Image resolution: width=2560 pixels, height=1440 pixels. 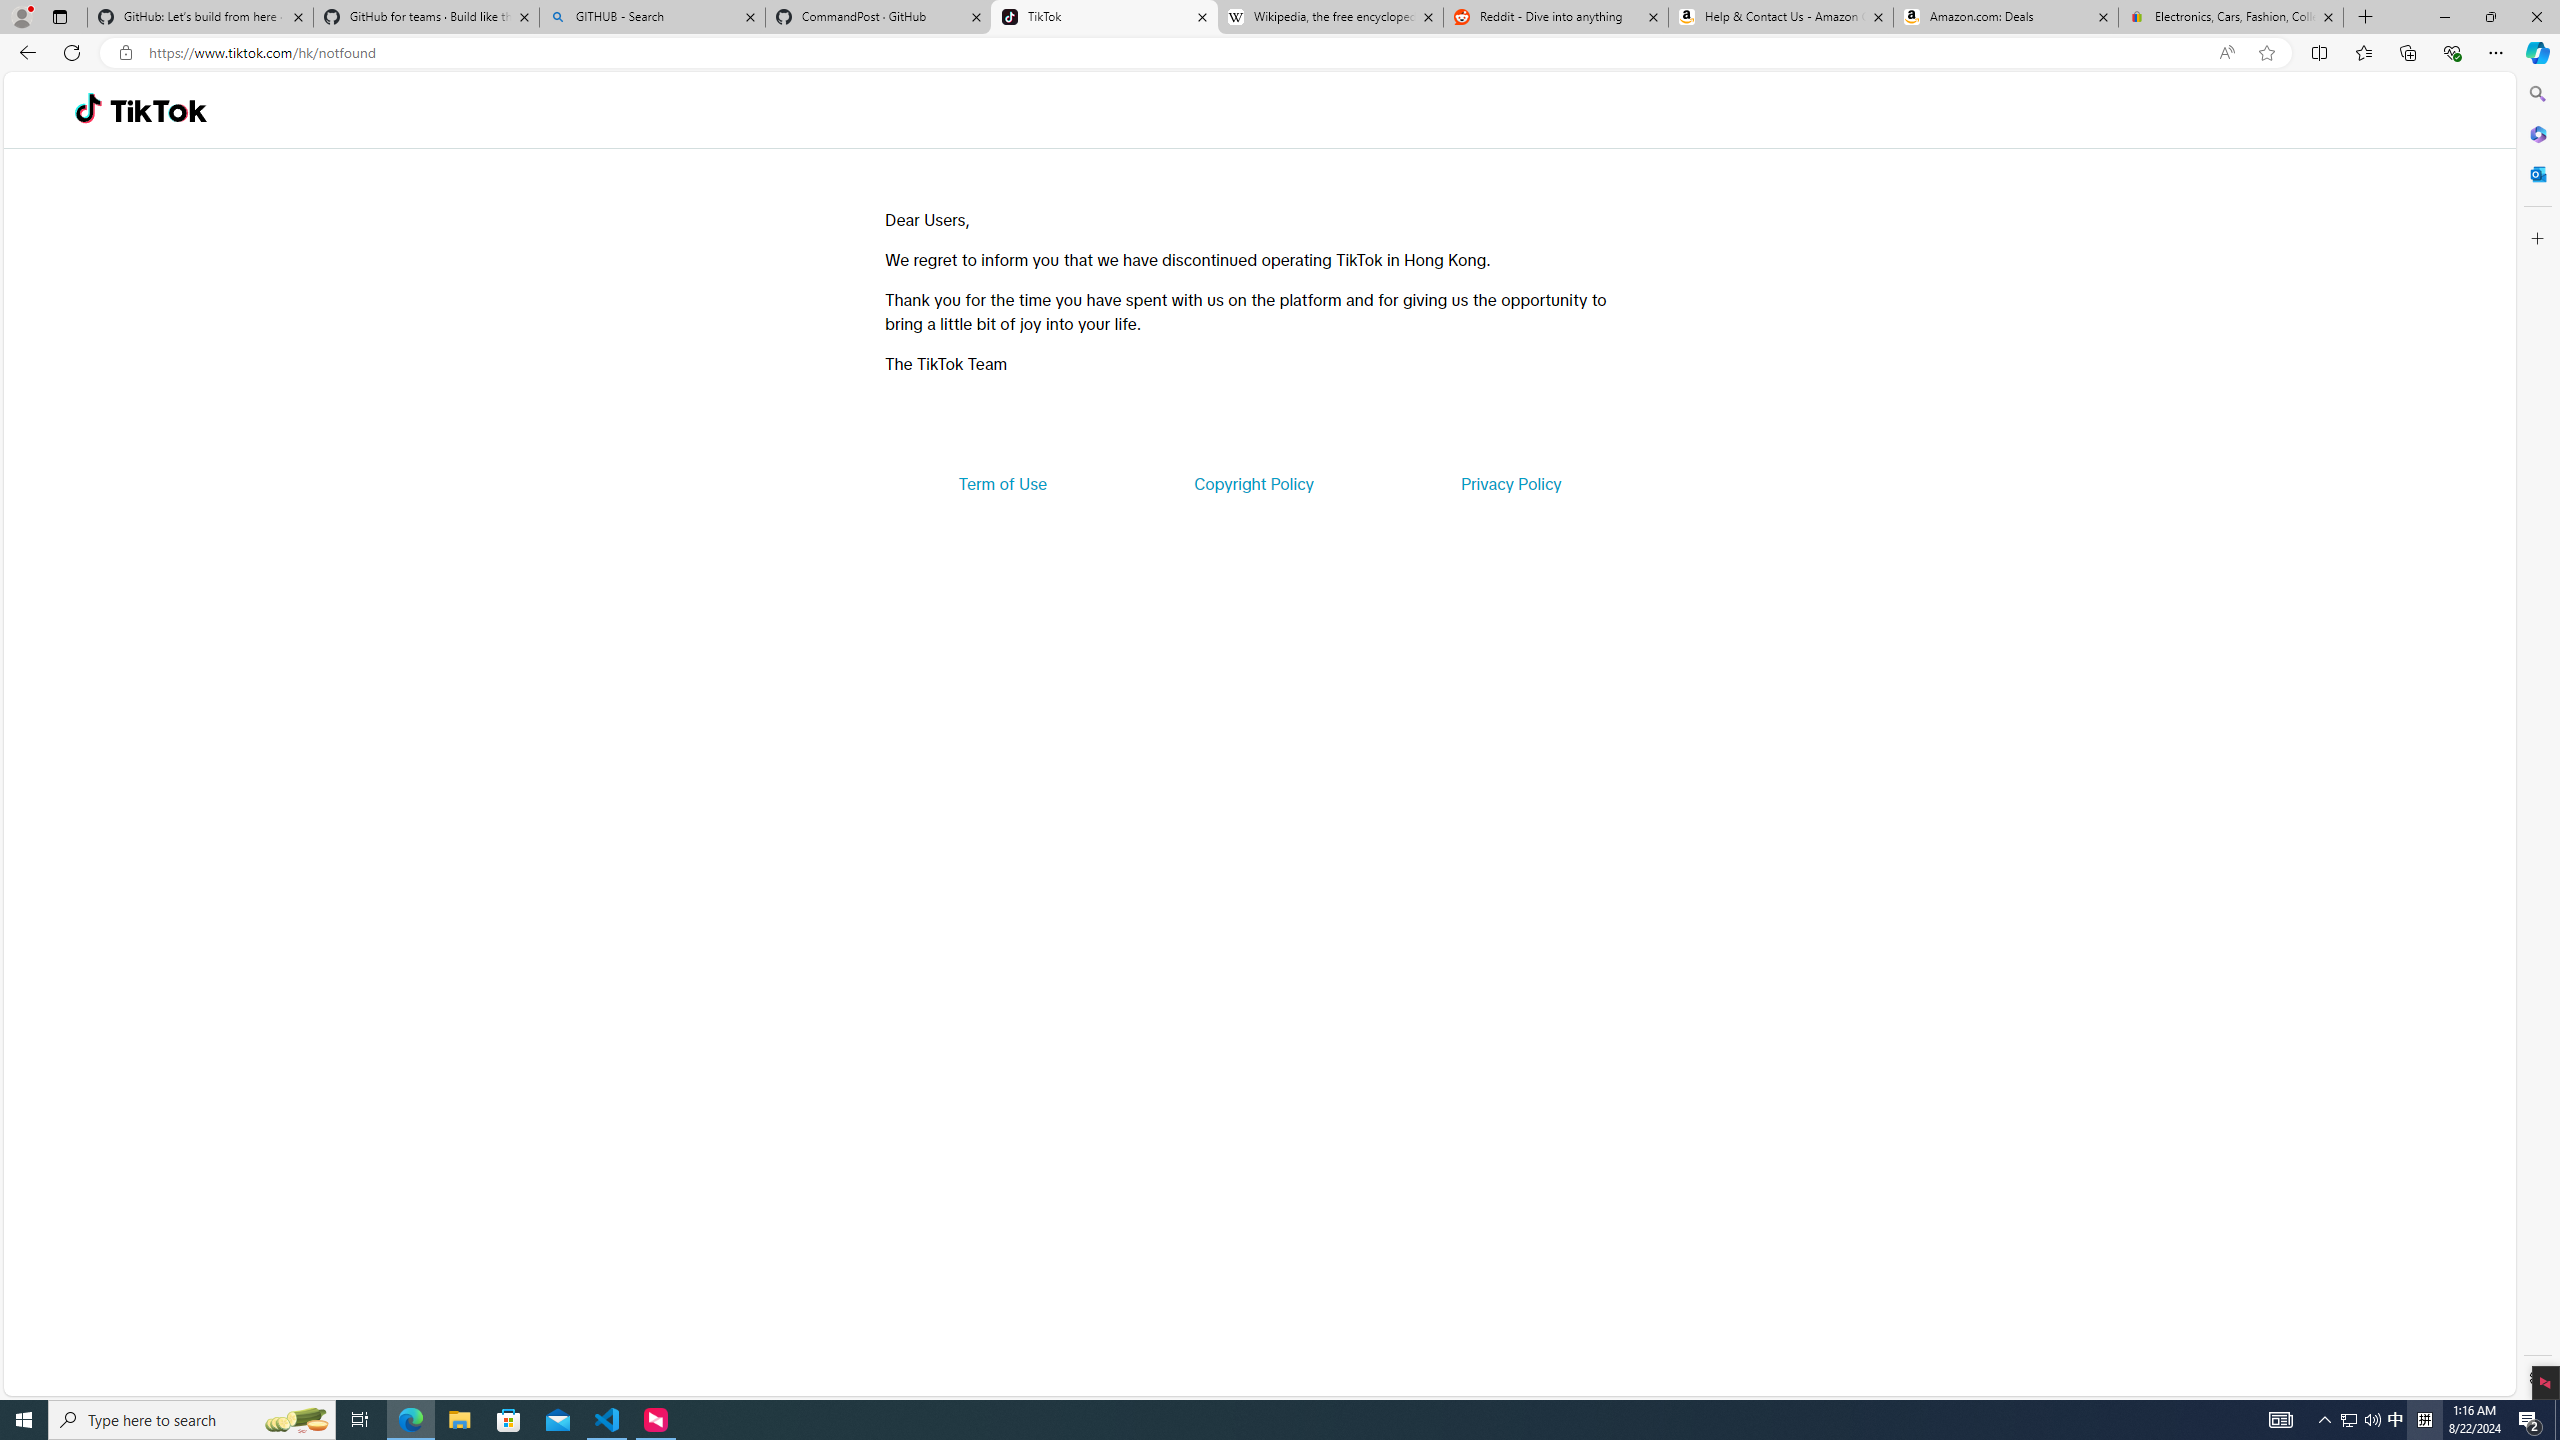 I want to click on 'Favorites', so click(x=2364, y=51).